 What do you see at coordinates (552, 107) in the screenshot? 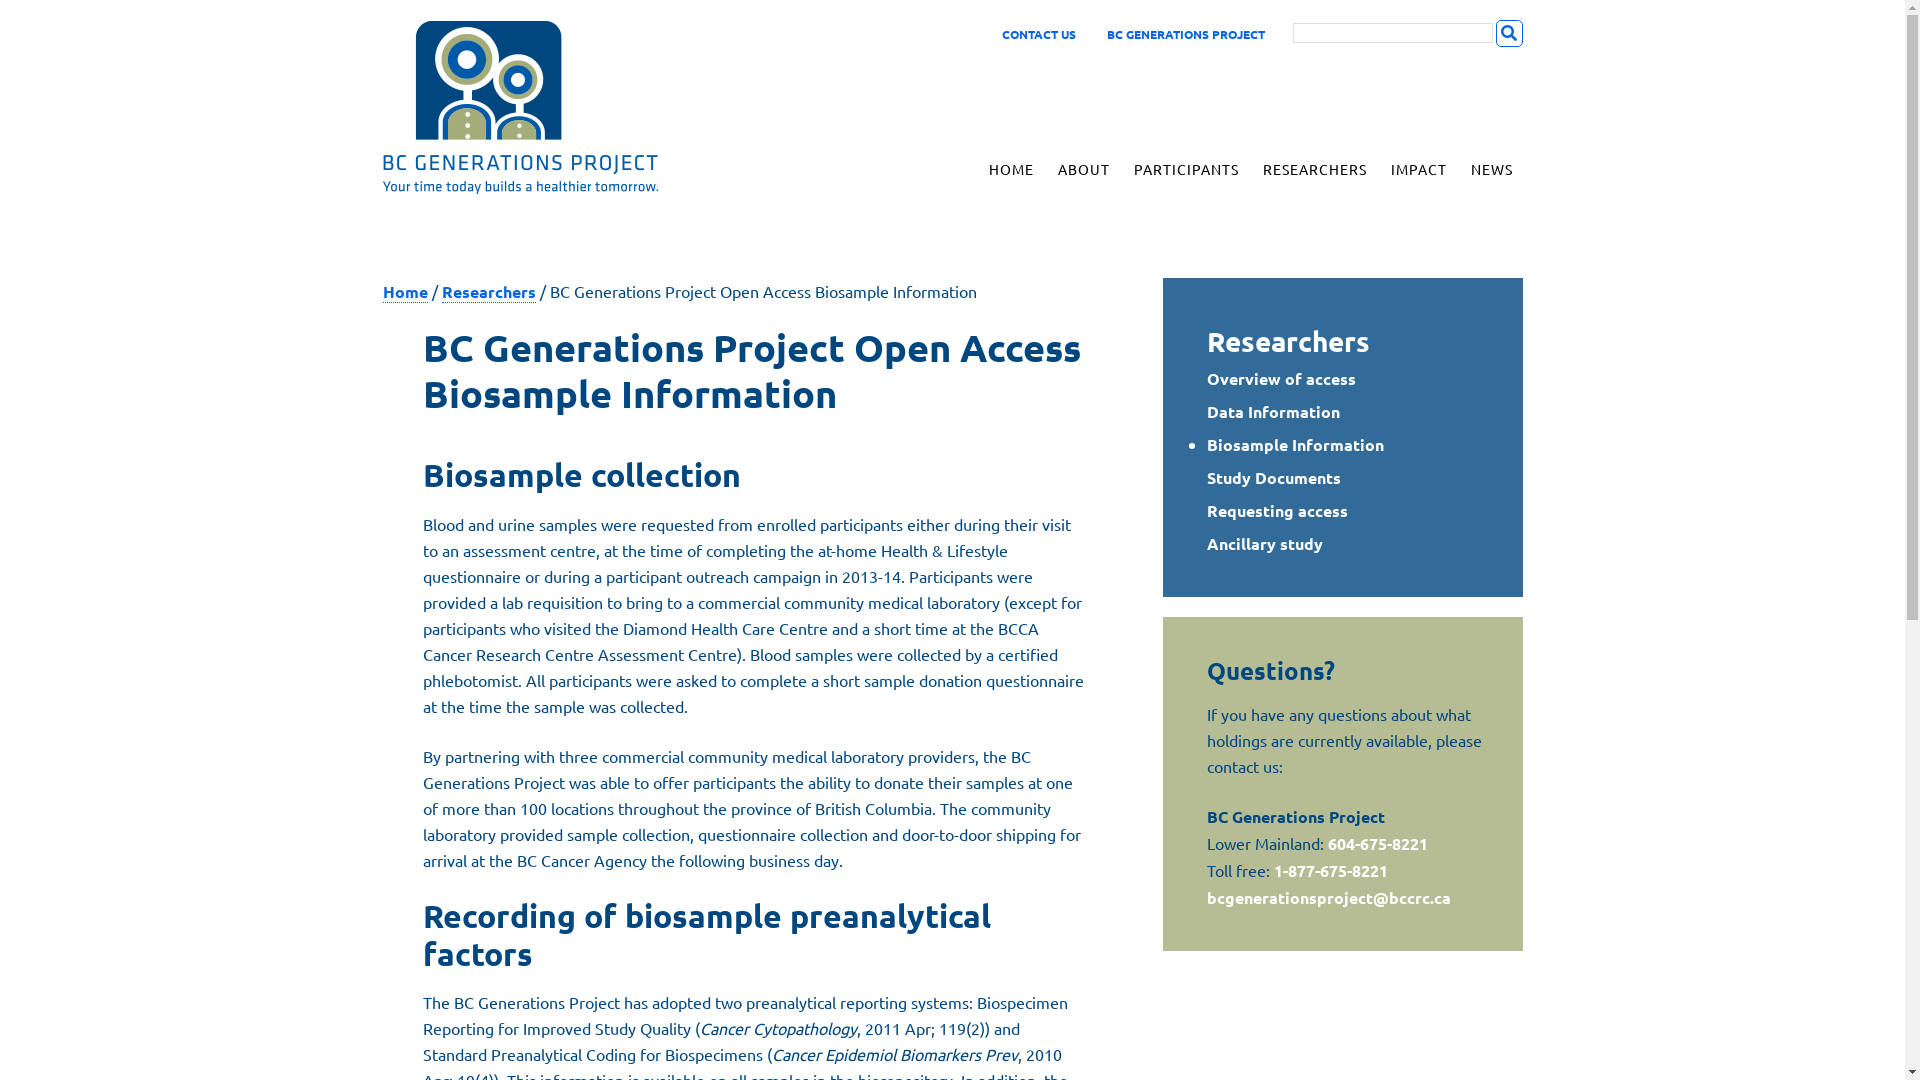
I see `'BC GENERATIONS PROJECT'` at bounding box center [552, 107].